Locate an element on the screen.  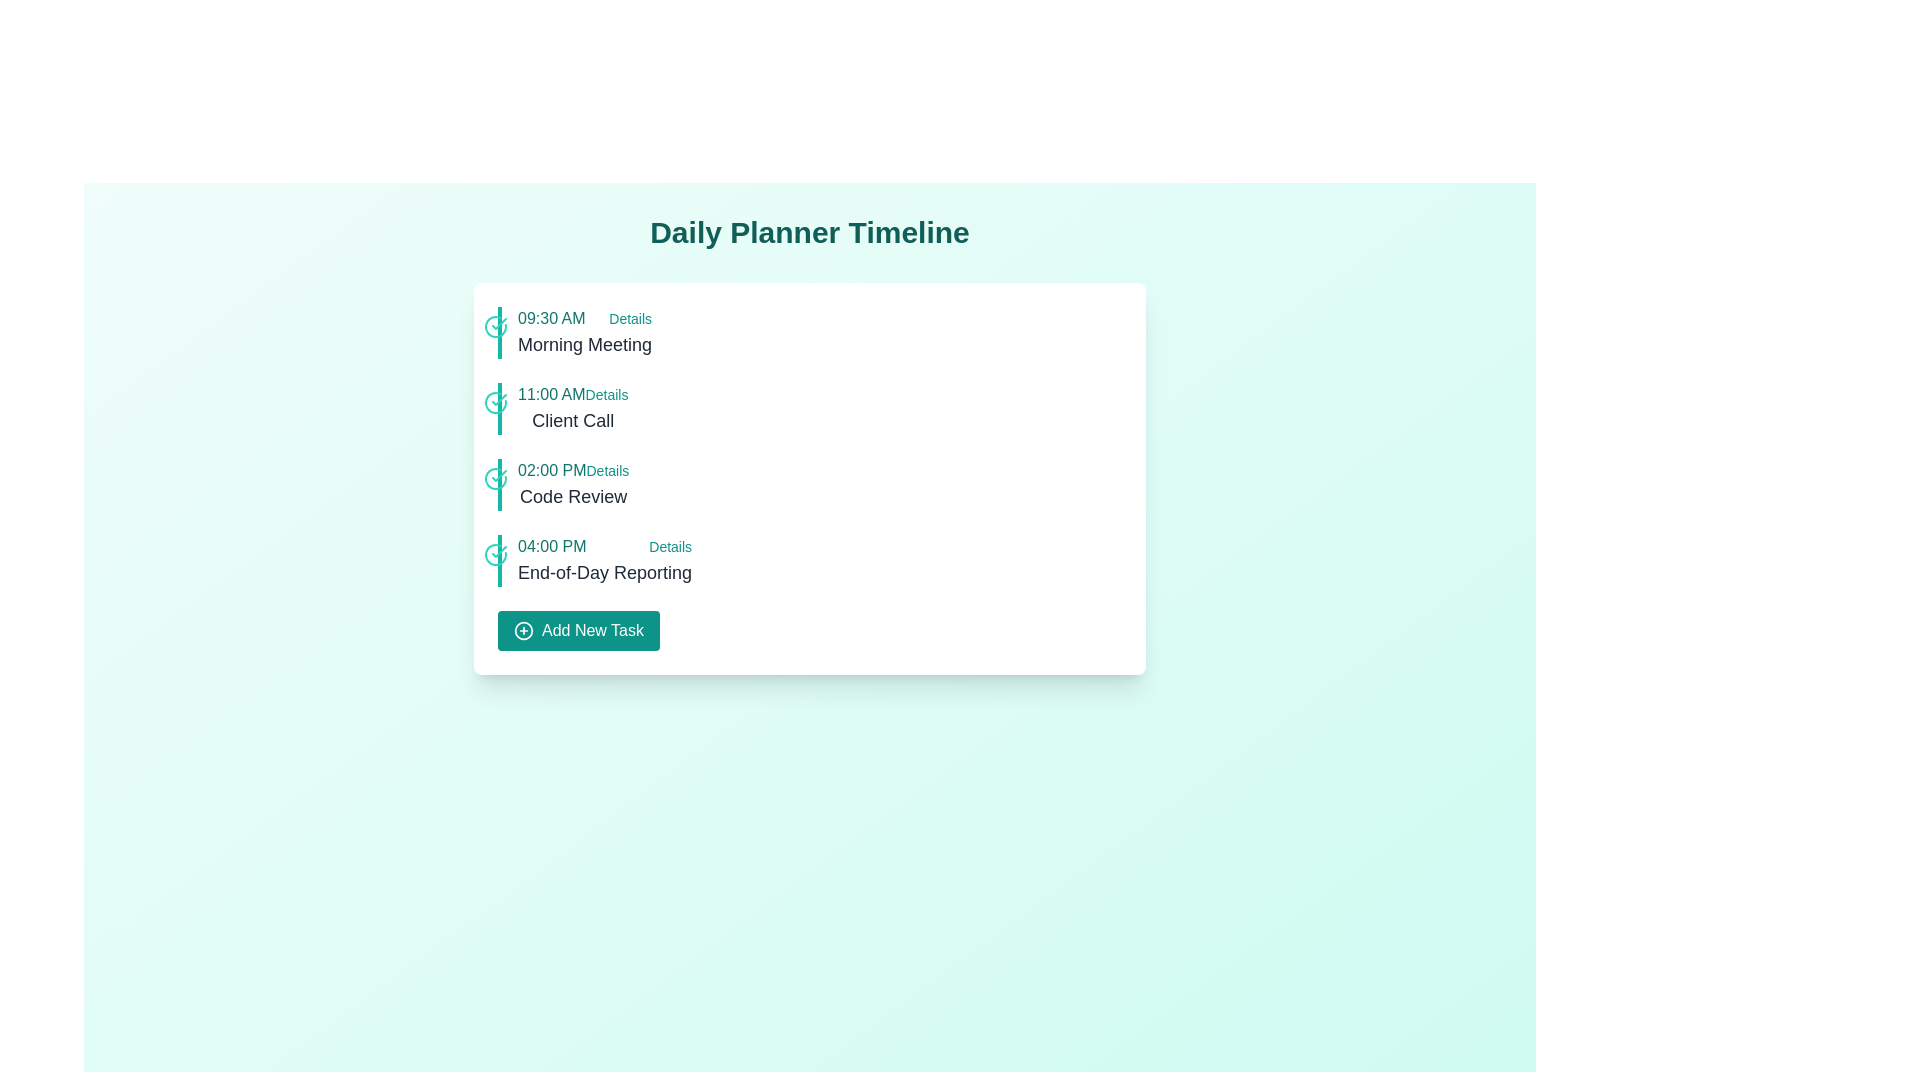
or tap on the teal circular icon with a check mark located to the left of the text '09:30 AM Details Morning Meeting' is located at coordinates (495, 326).